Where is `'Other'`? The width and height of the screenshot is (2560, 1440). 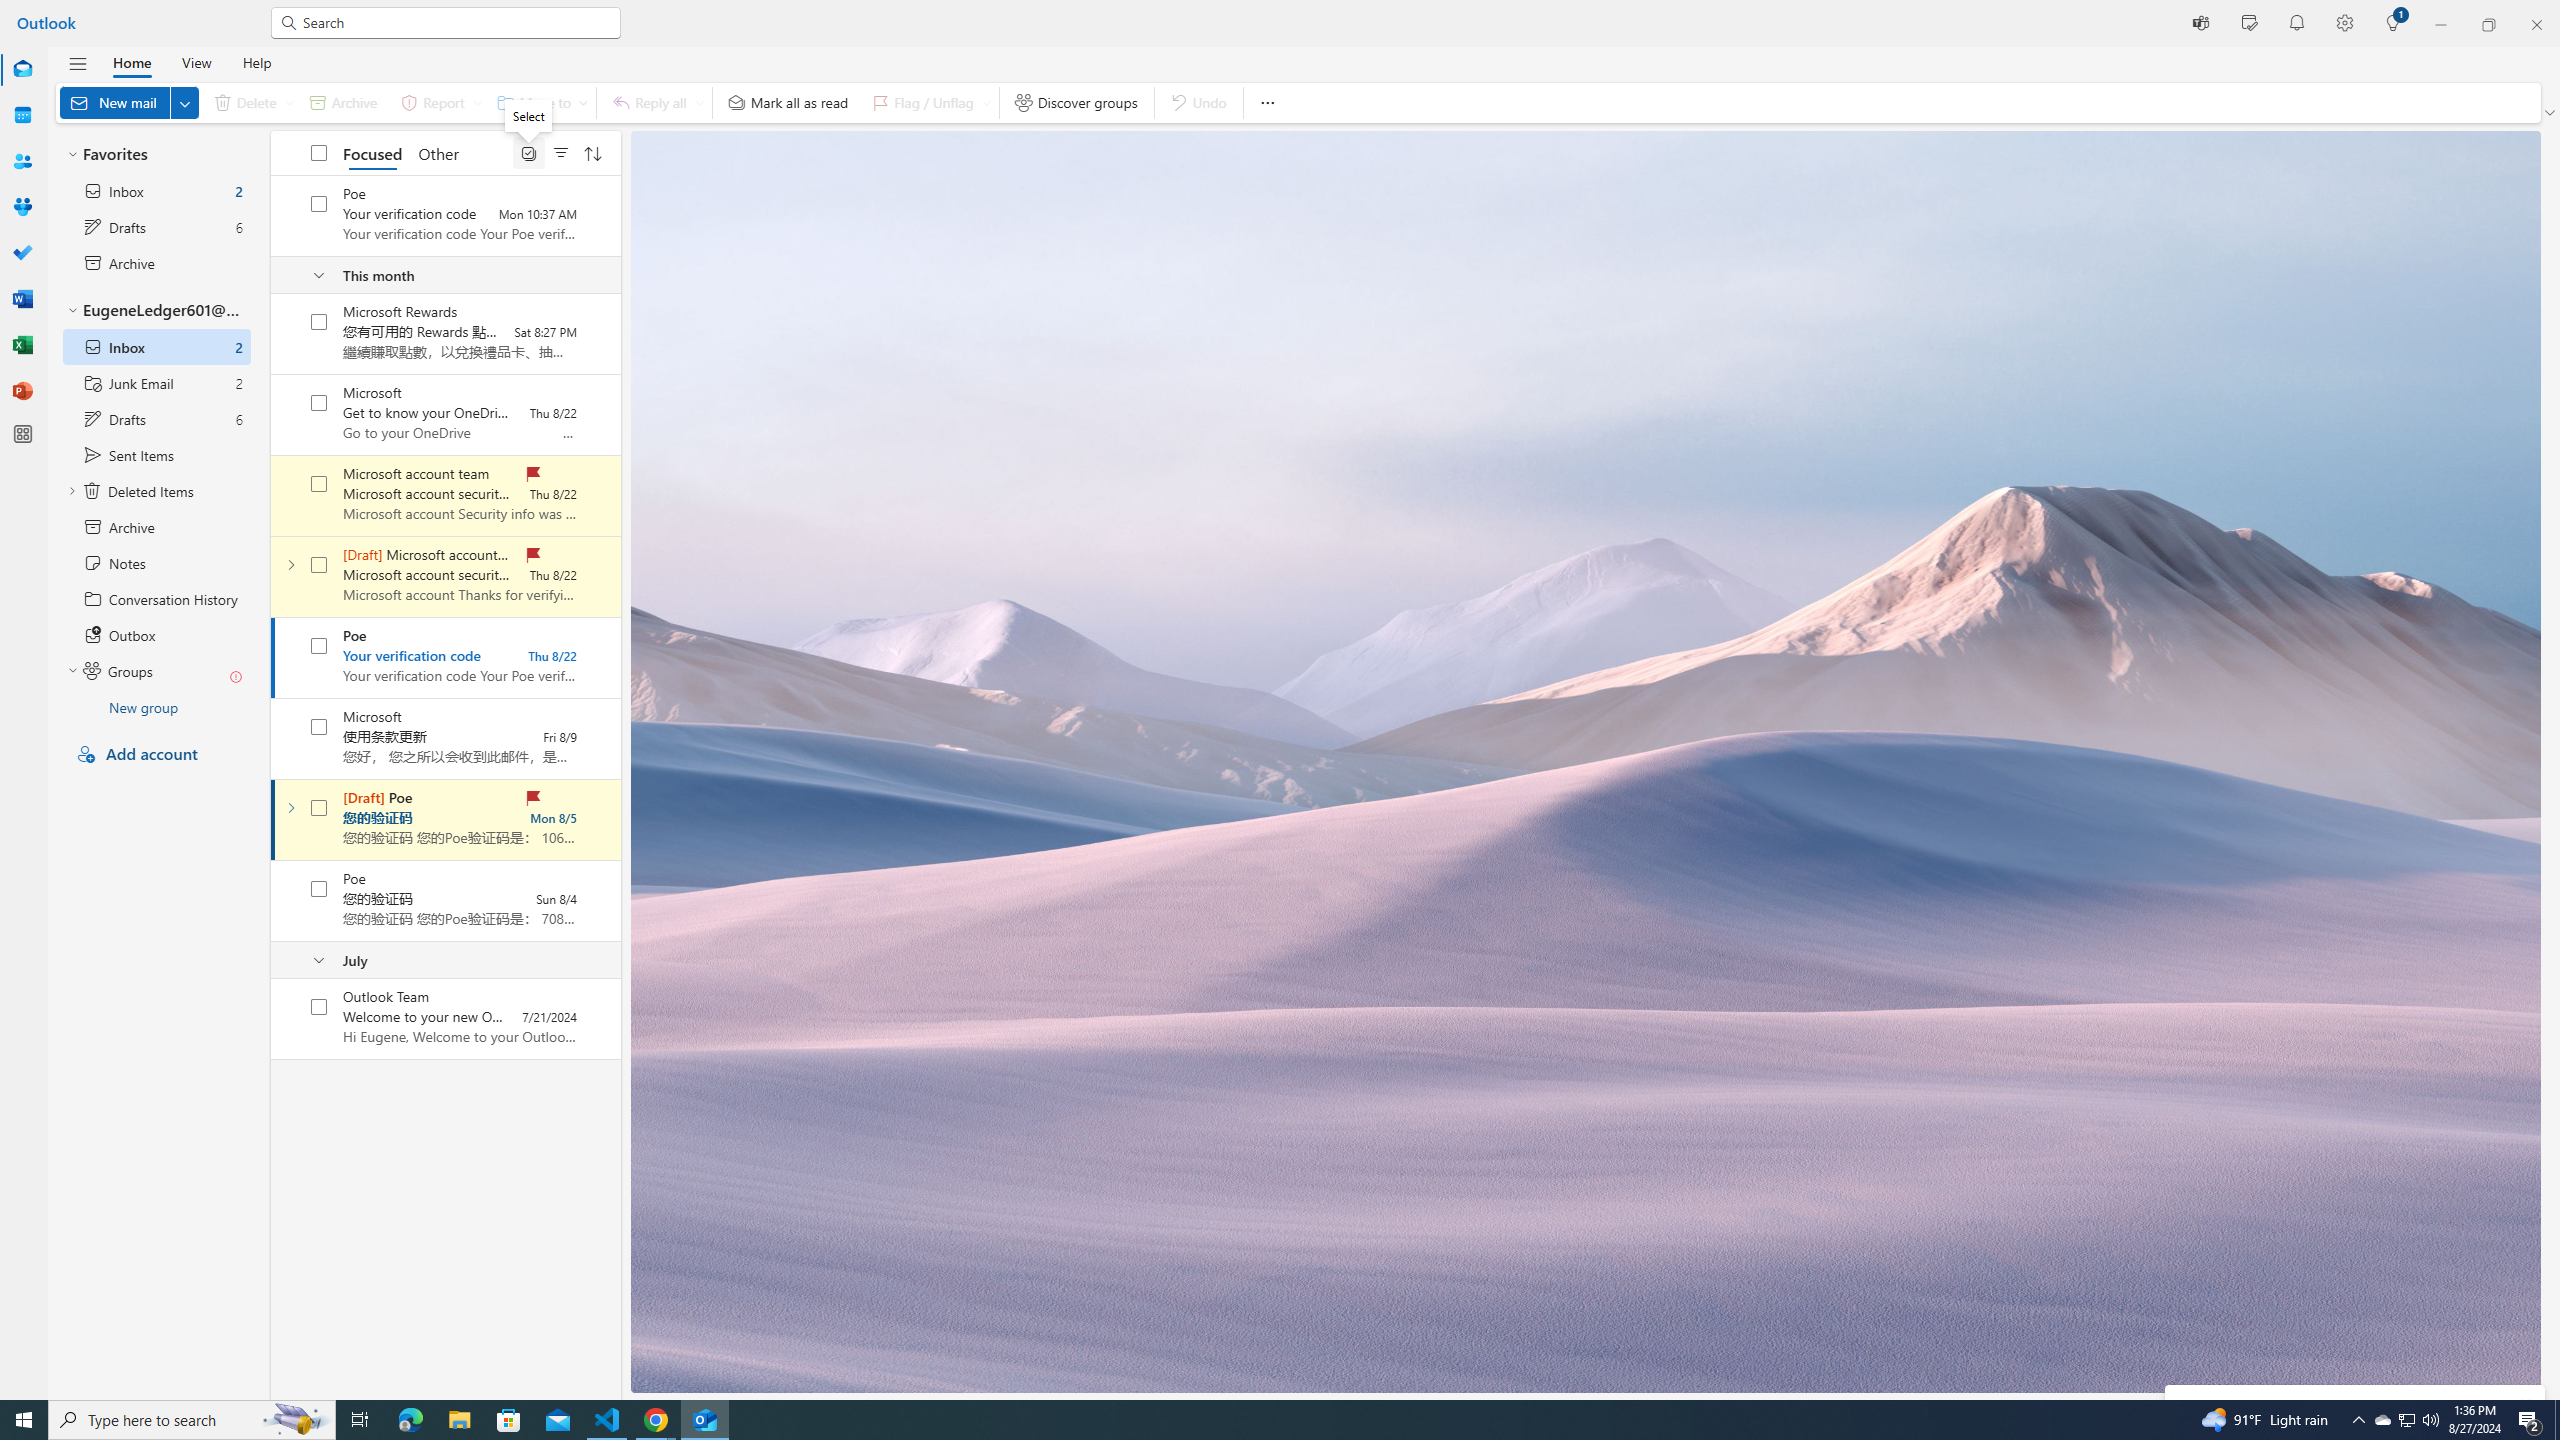
'Other' is located at coordinates (436, 153).